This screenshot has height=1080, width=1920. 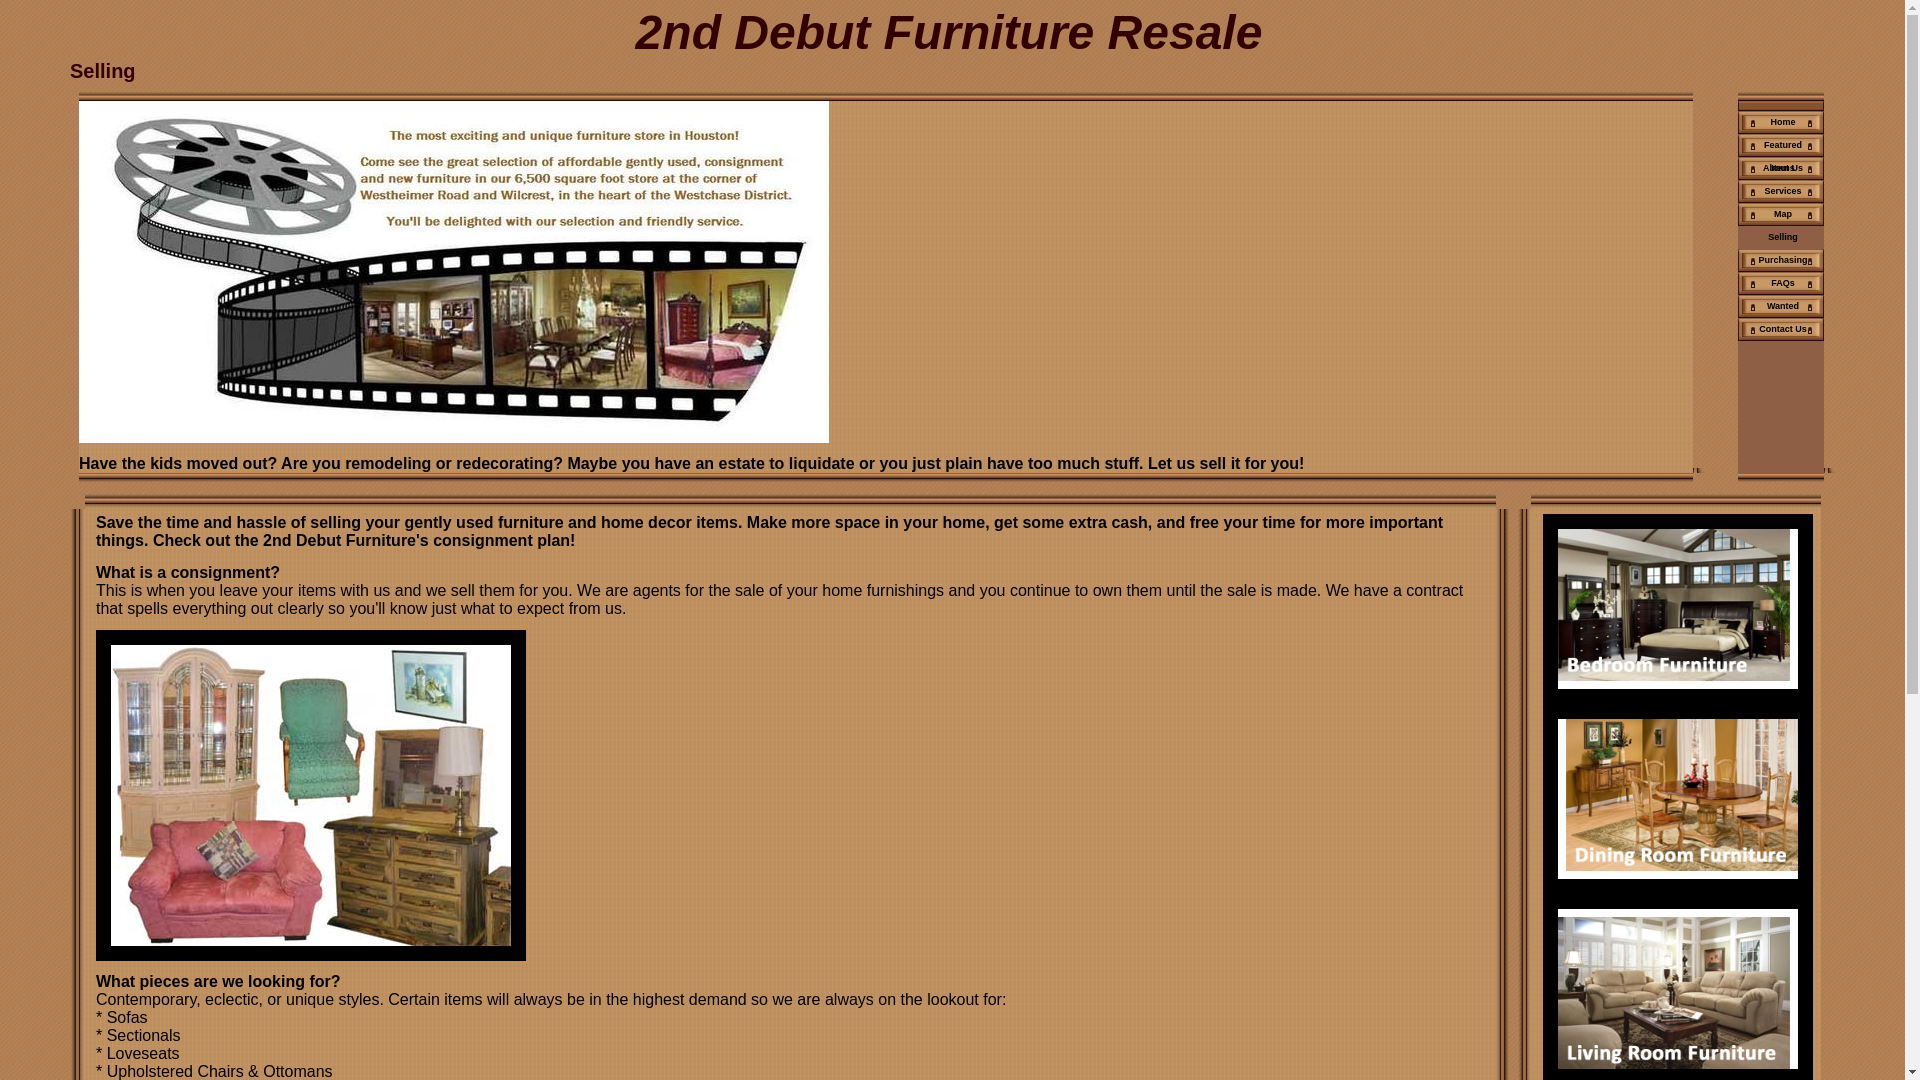 I want to click on 'Purchasing', so click(x=1736, y=259).